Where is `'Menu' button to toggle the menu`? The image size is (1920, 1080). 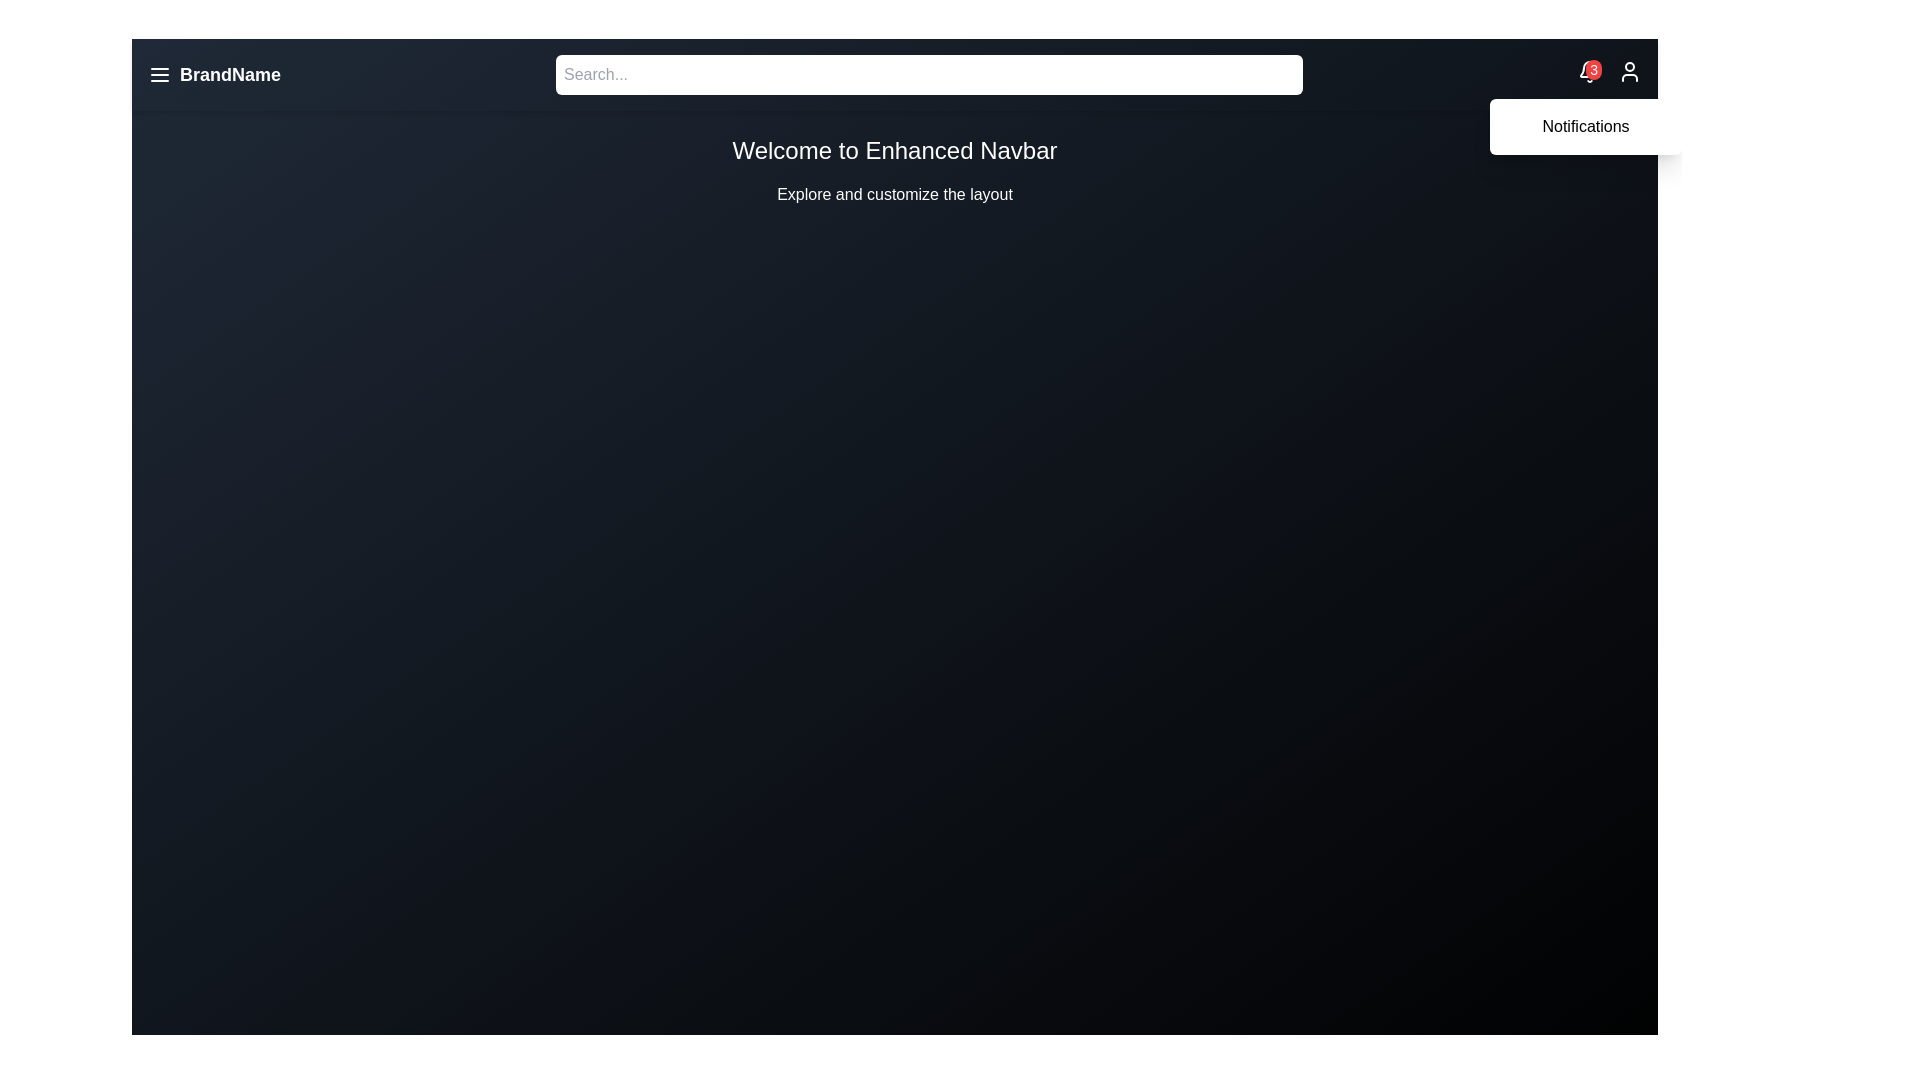
'Menu' button to toggle the menu is located at coordinates (158, 73).